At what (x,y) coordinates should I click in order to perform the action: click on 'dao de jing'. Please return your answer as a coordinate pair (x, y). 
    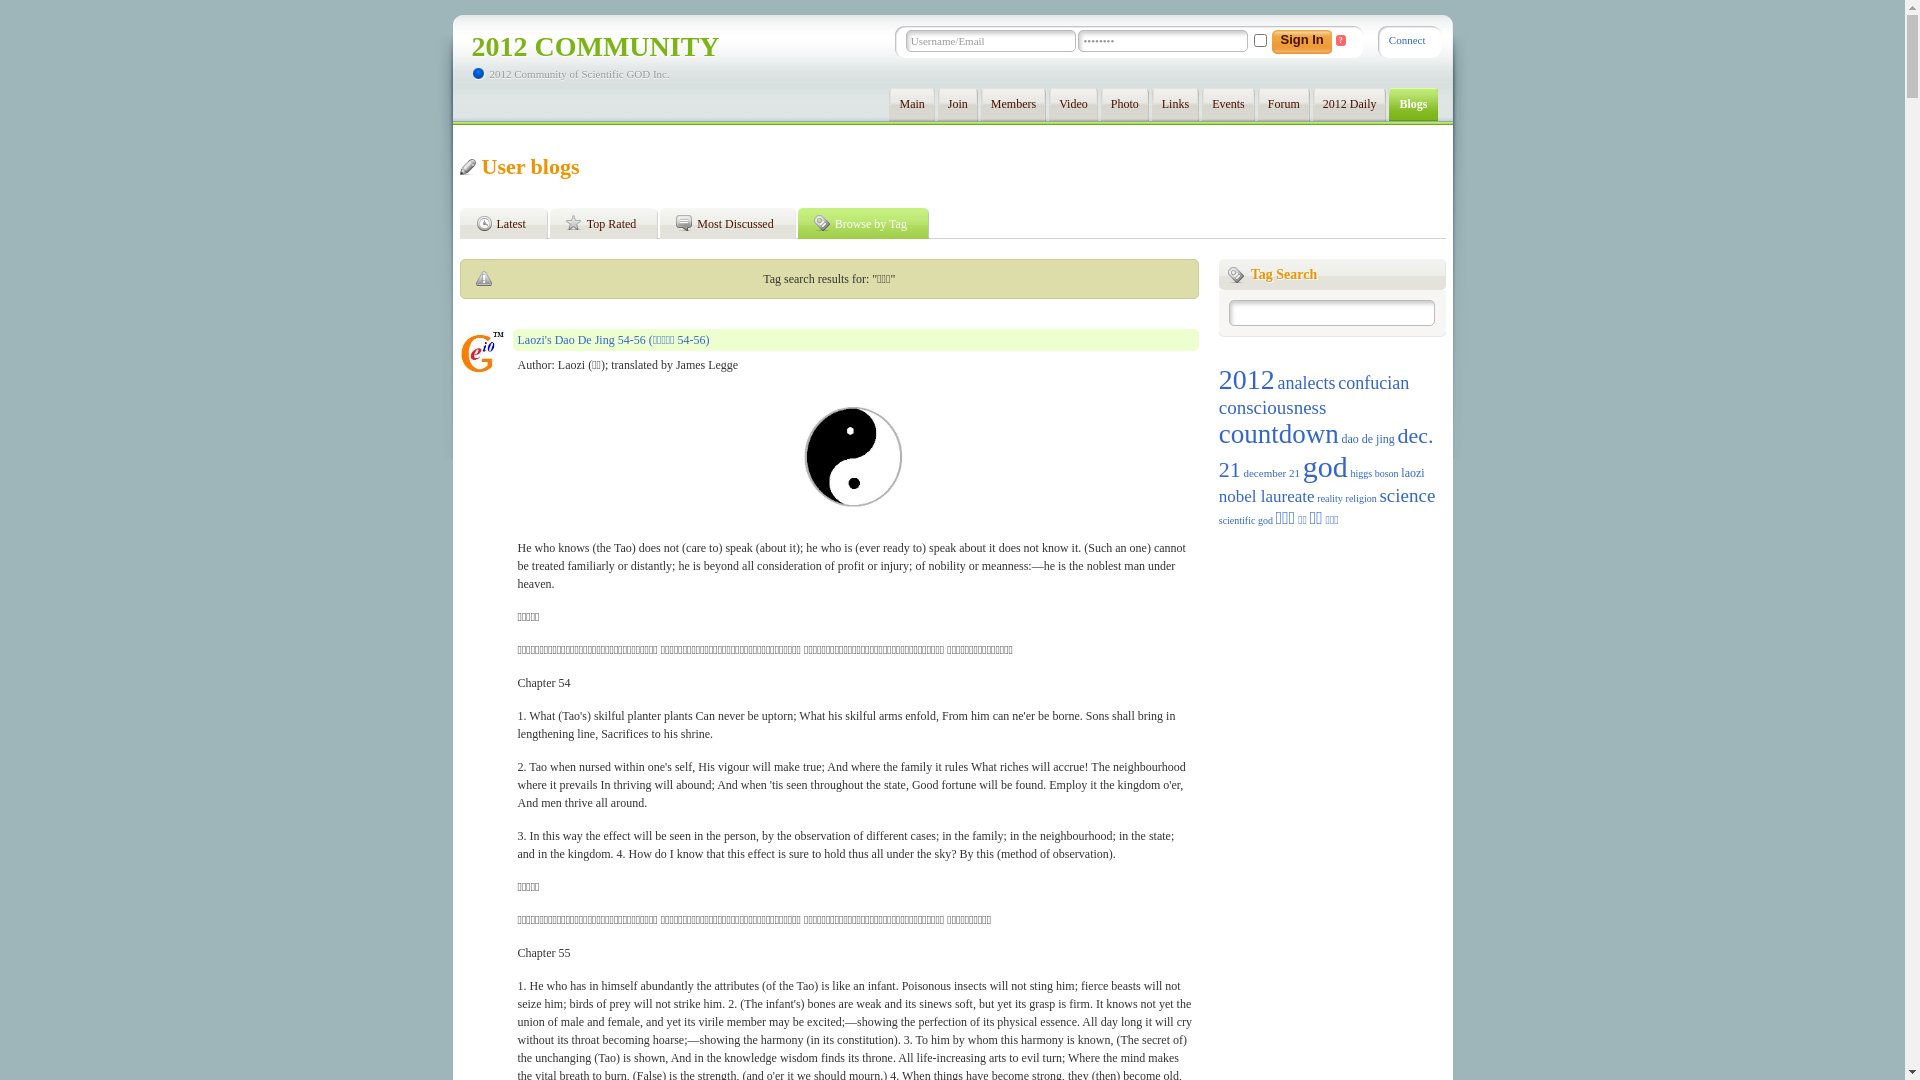
    Looking at the image, I should click on (1366, 438).